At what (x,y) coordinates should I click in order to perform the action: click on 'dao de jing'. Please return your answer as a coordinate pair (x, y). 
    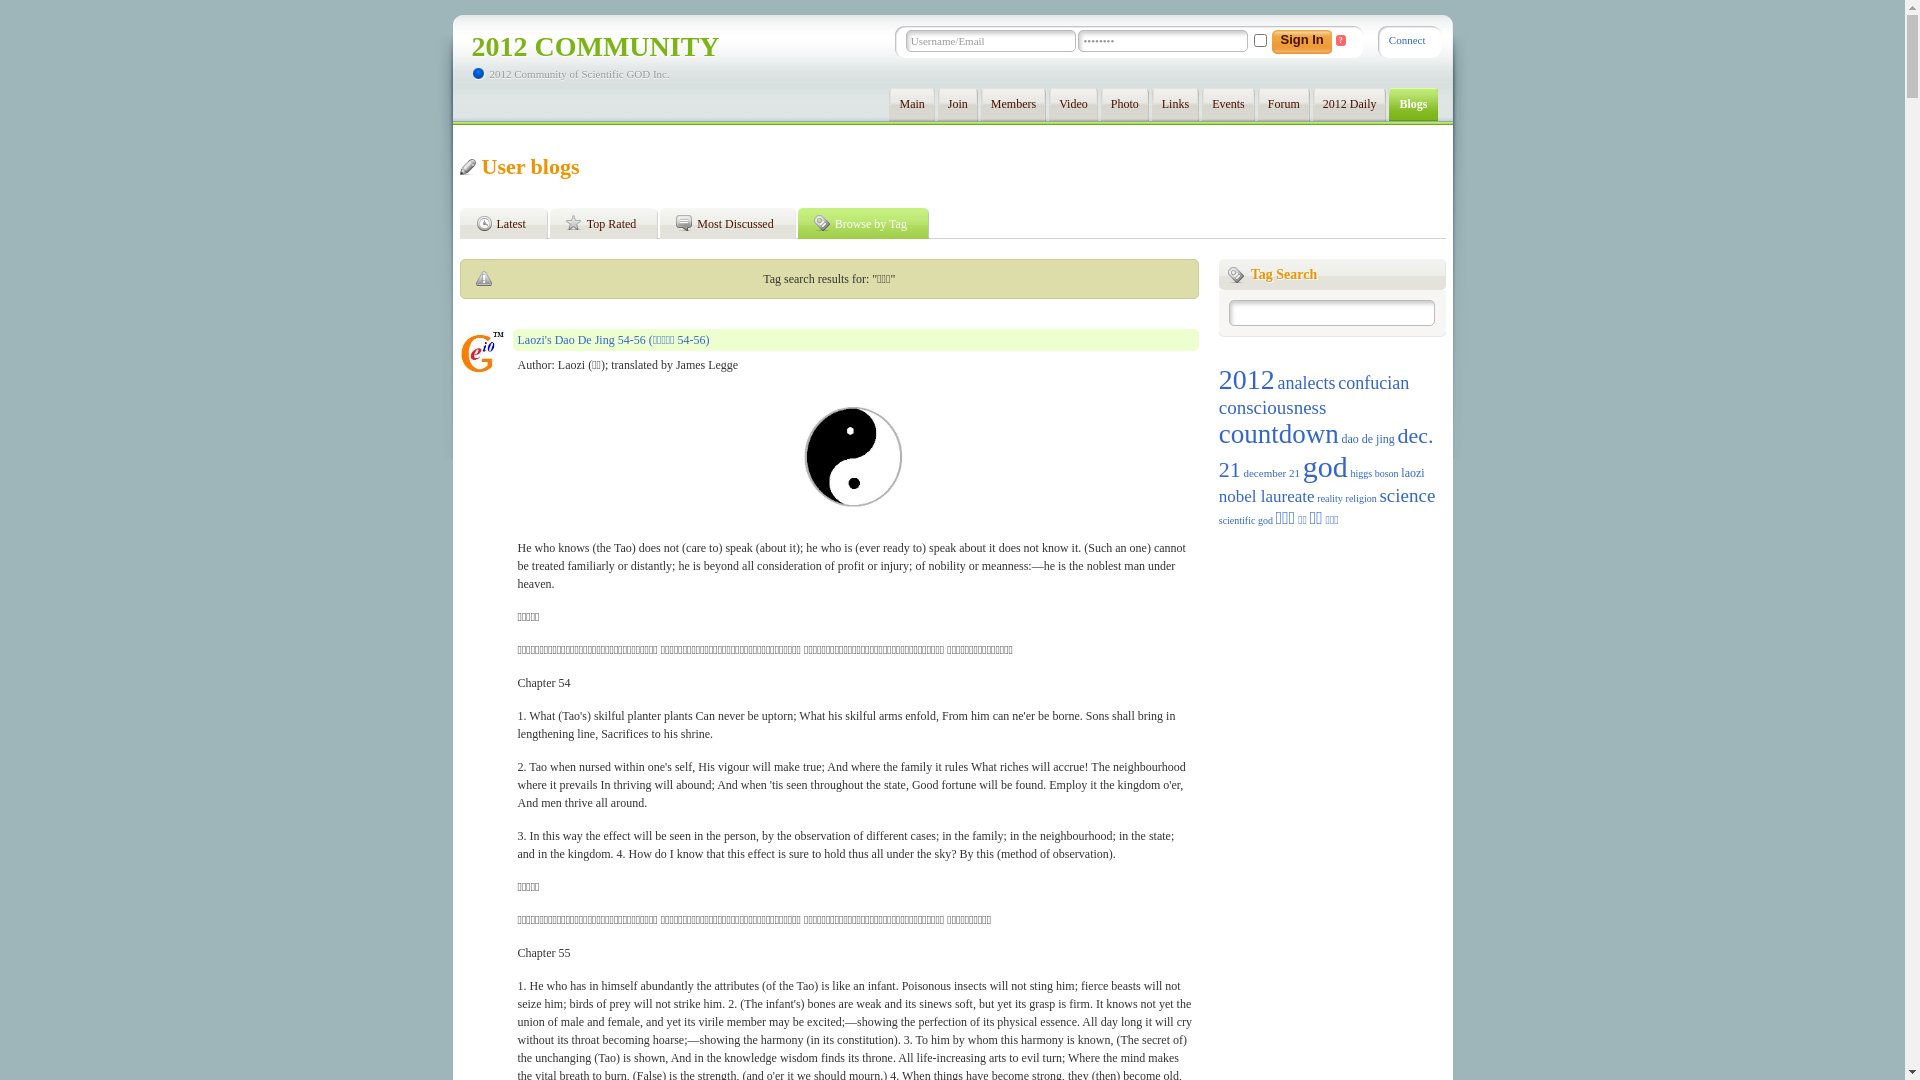
    Looking at the image, I should click on (1366, 438).